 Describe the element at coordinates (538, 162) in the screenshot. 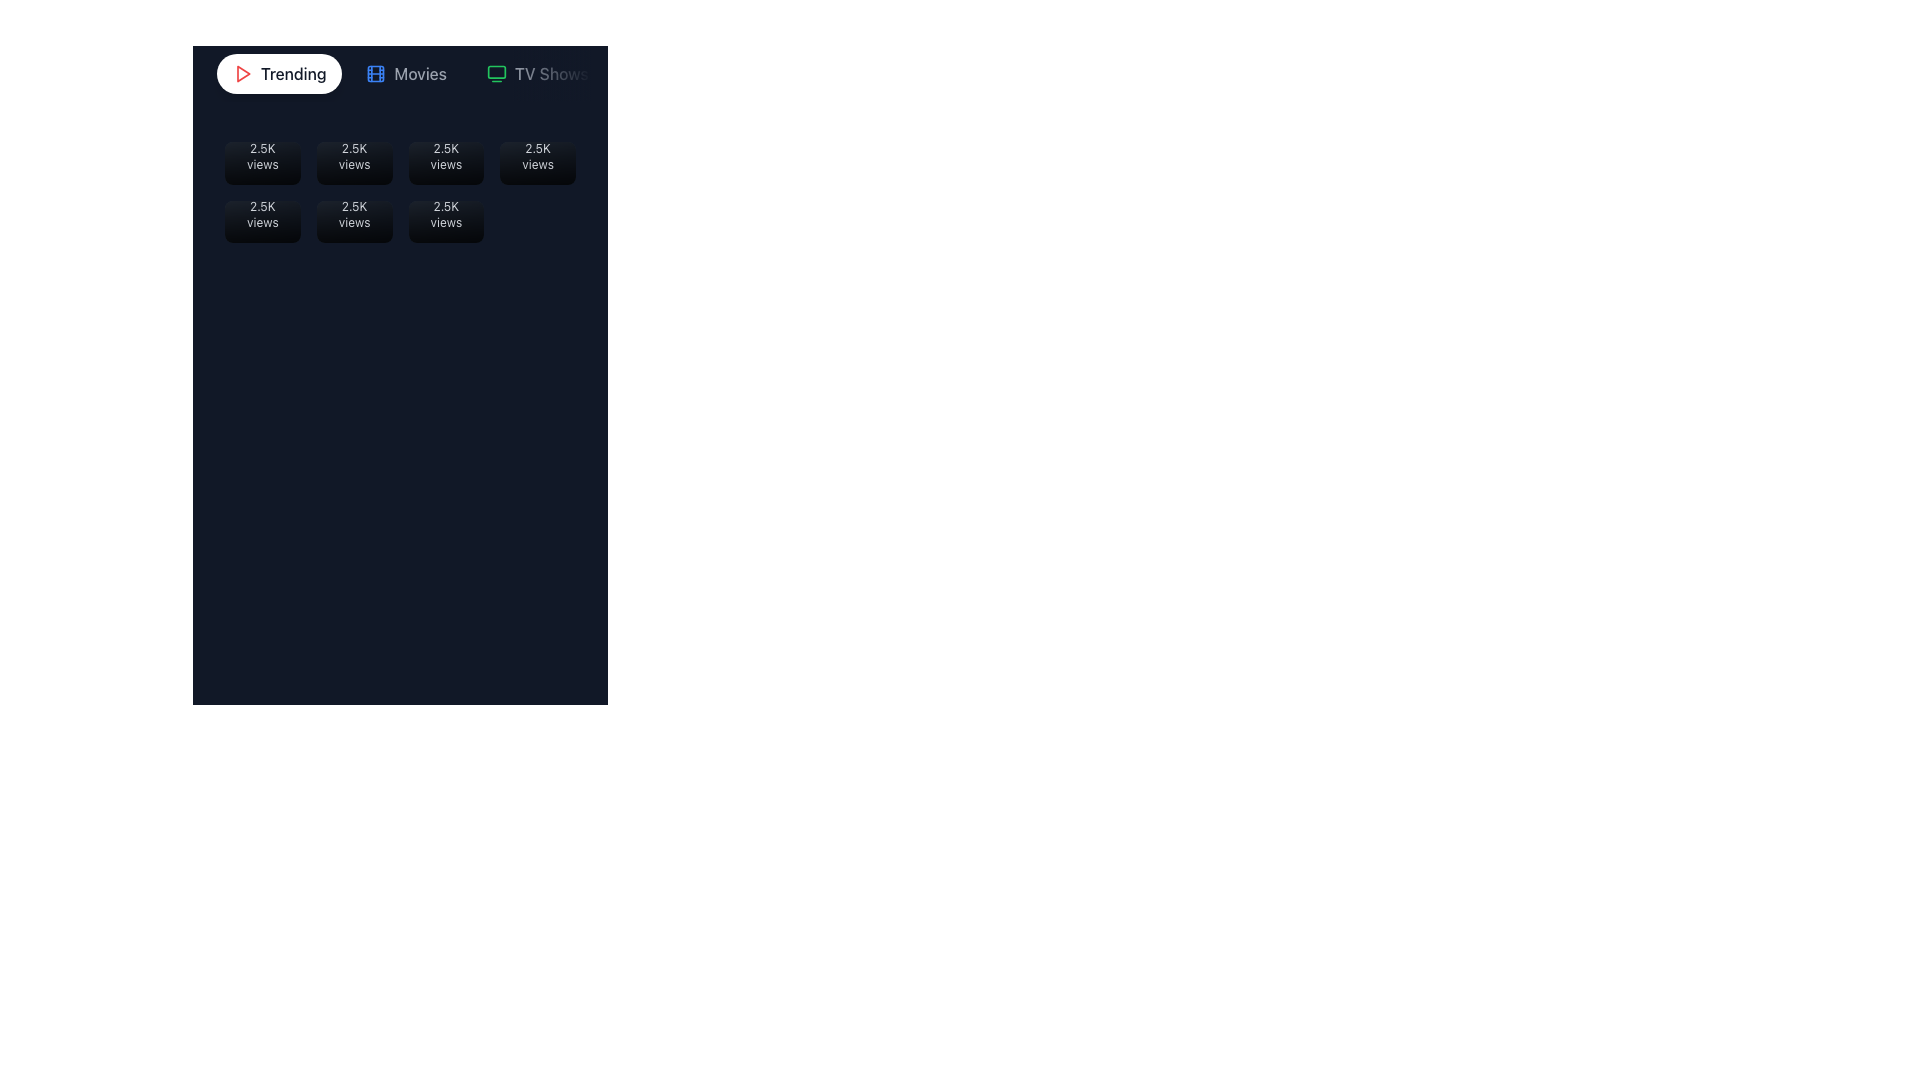

I see `views information displayed in the text label showing '2.5K views', located near the bottom of the fourth card in a centrally positioned grid layout` at that location.